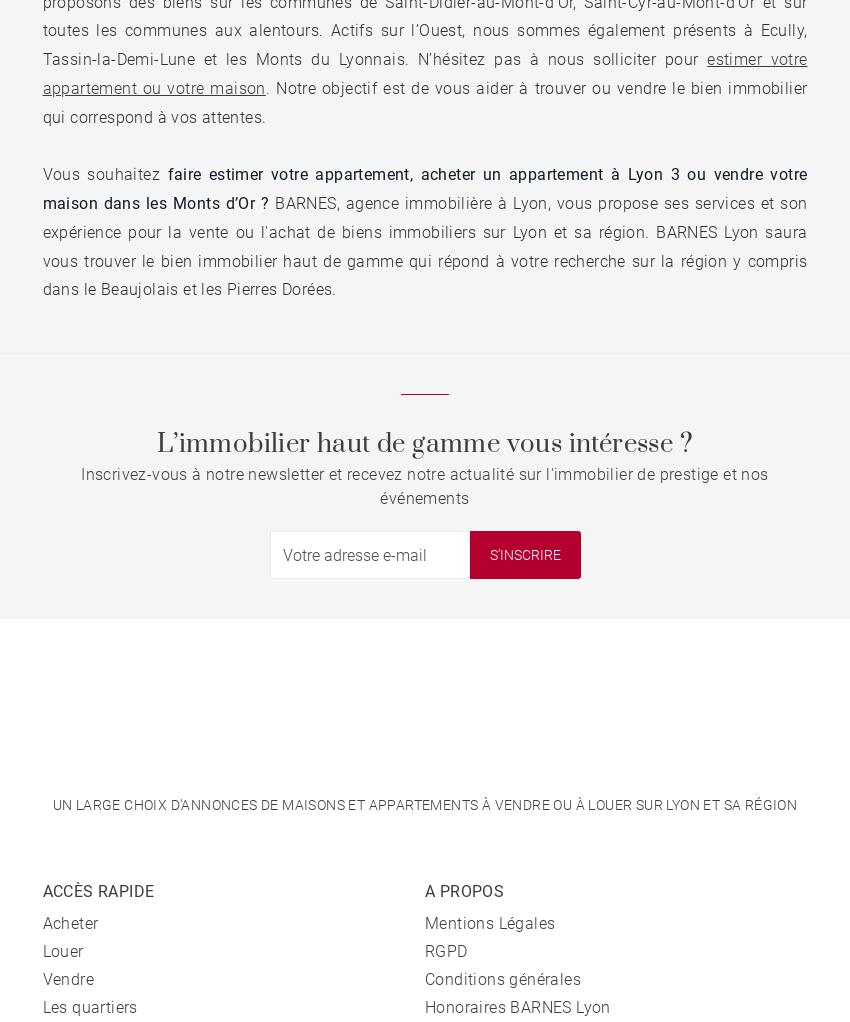 This screenshot has height=1022, width=850. Describe the element at coordinates (463, 890) in the screenshot. I see `'A propos'` at that location.